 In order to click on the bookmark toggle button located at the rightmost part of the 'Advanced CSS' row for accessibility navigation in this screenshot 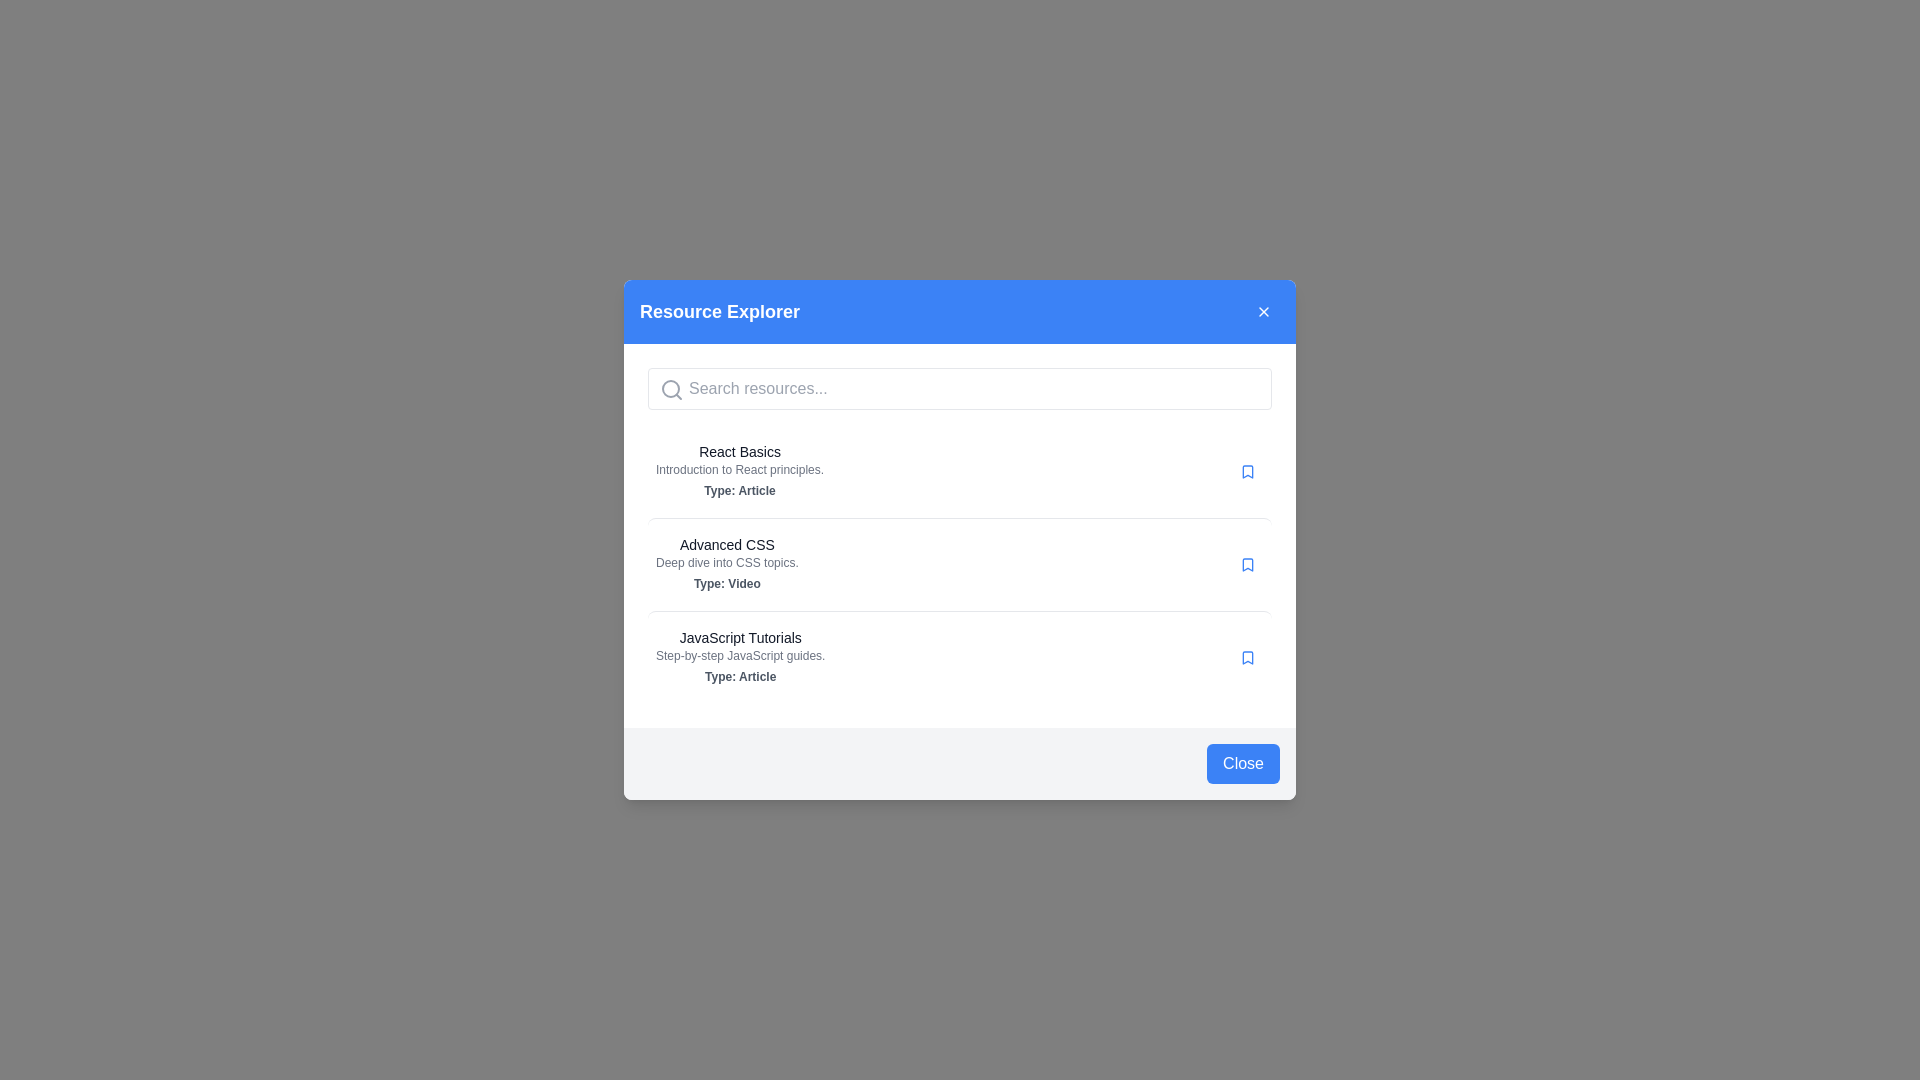, I will do `click(1247, 564)`.